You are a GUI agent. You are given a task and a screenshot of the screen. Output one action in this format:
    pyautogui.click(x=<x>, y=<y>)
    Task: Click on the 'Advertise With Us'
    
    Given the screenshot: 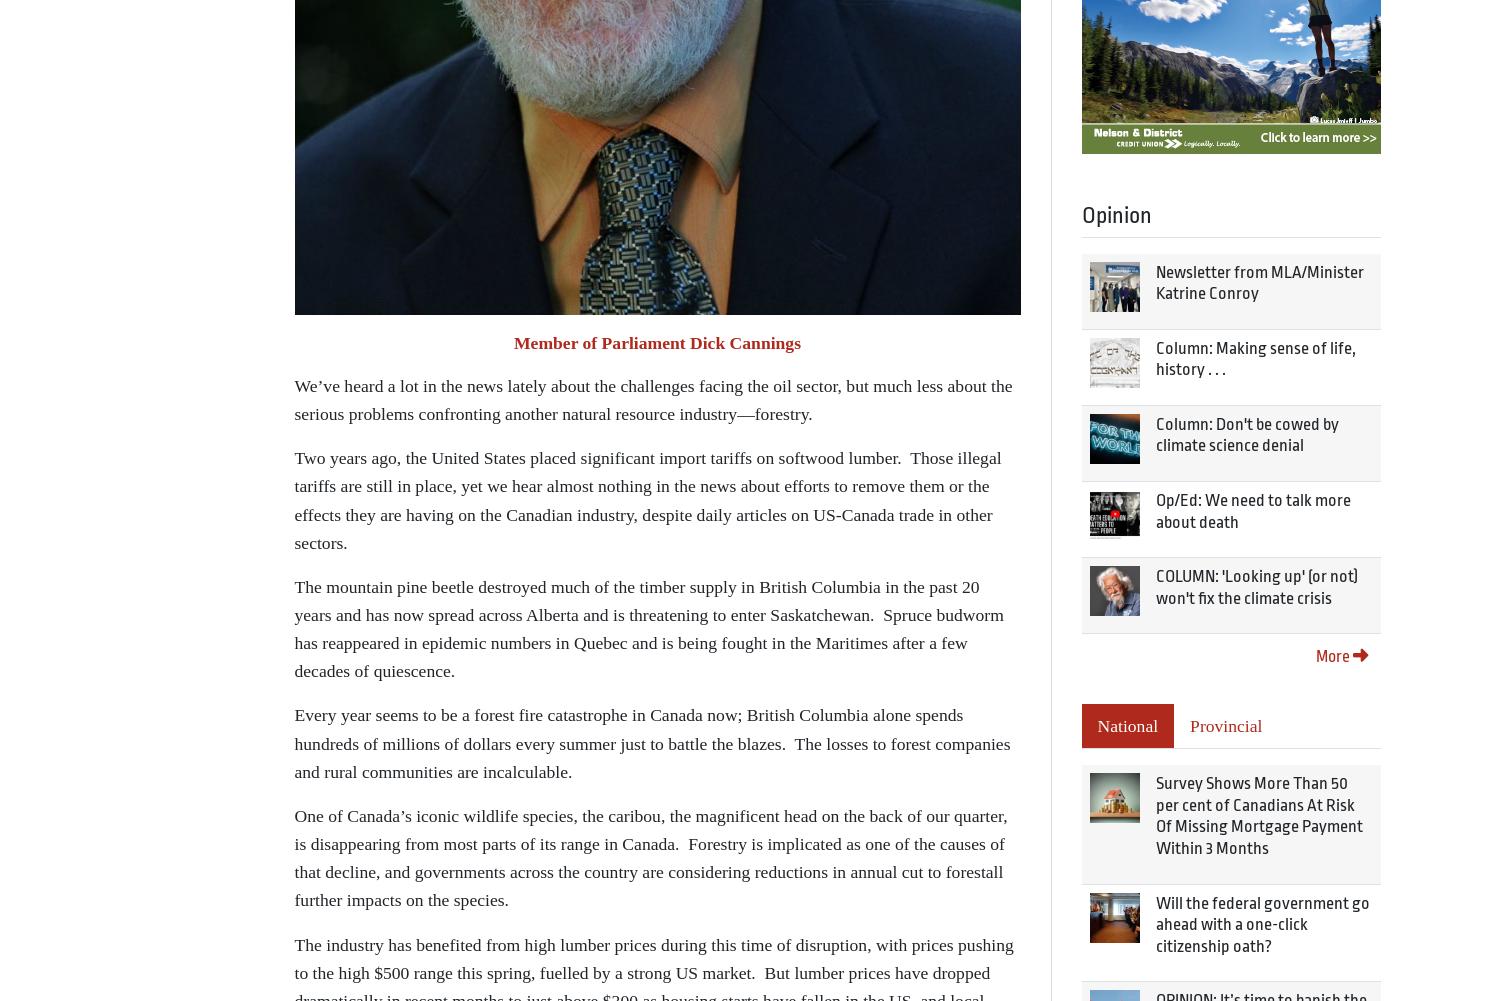 What is the action you would take?
    pyautogui.click(x=431, y=591)
    